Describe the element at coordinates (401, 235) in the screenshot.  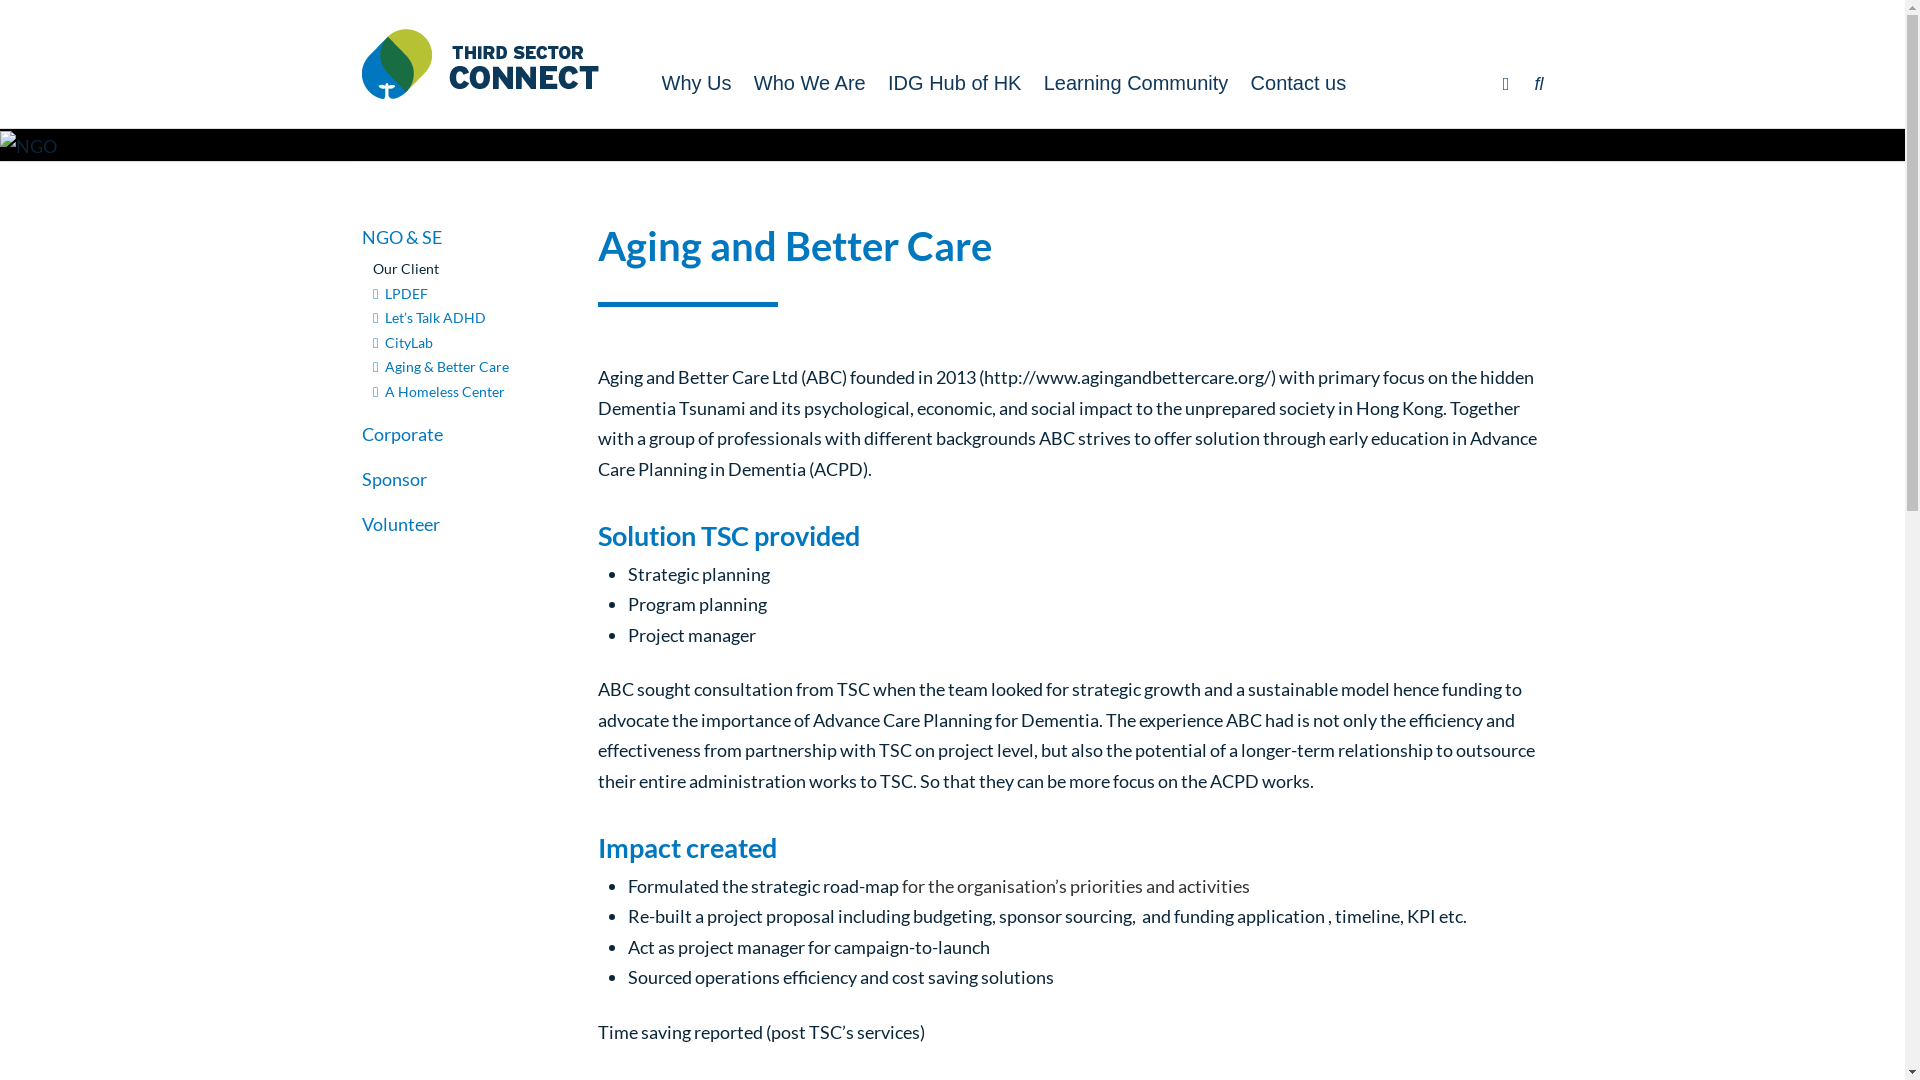
I see `'NGO & SE'` at that location.